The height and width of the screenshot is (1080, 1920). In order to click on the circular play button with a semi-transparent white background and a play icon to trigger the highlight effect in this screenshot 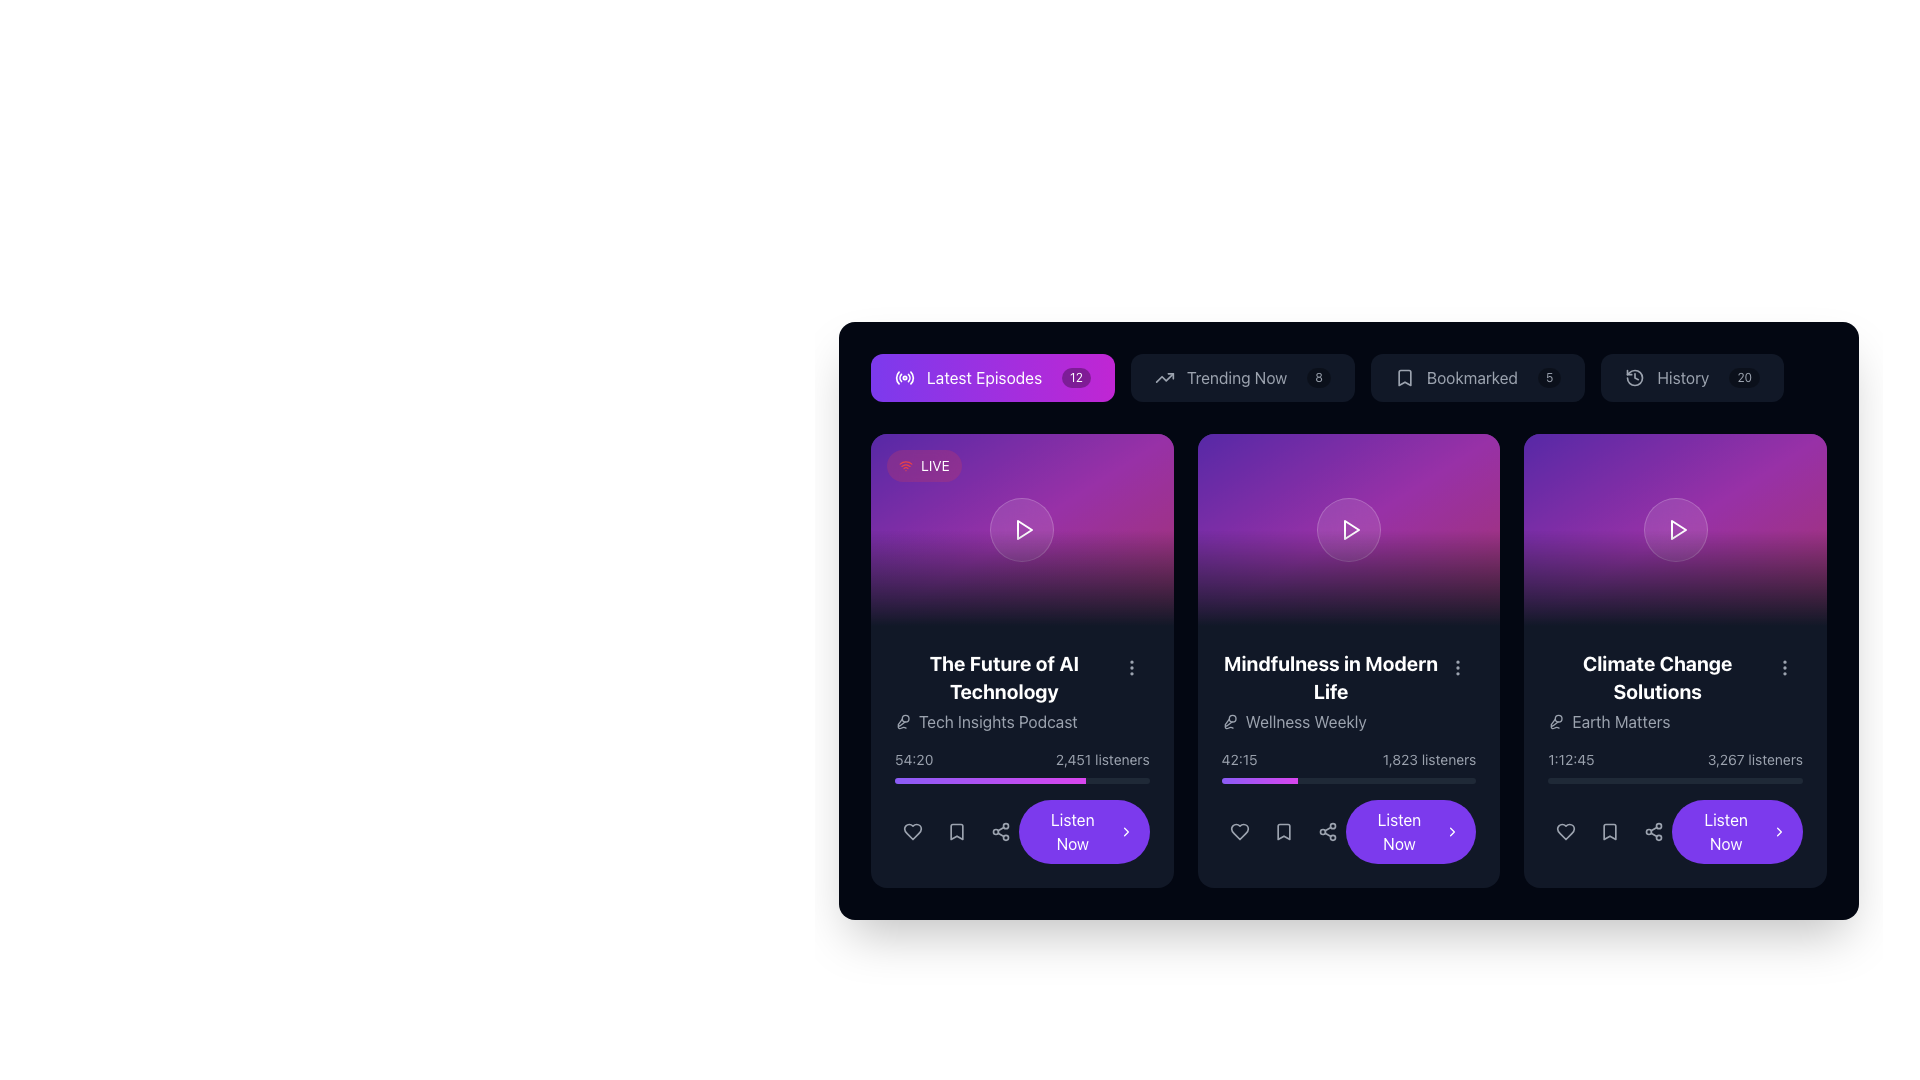, I will do `click(1675, 528)`.